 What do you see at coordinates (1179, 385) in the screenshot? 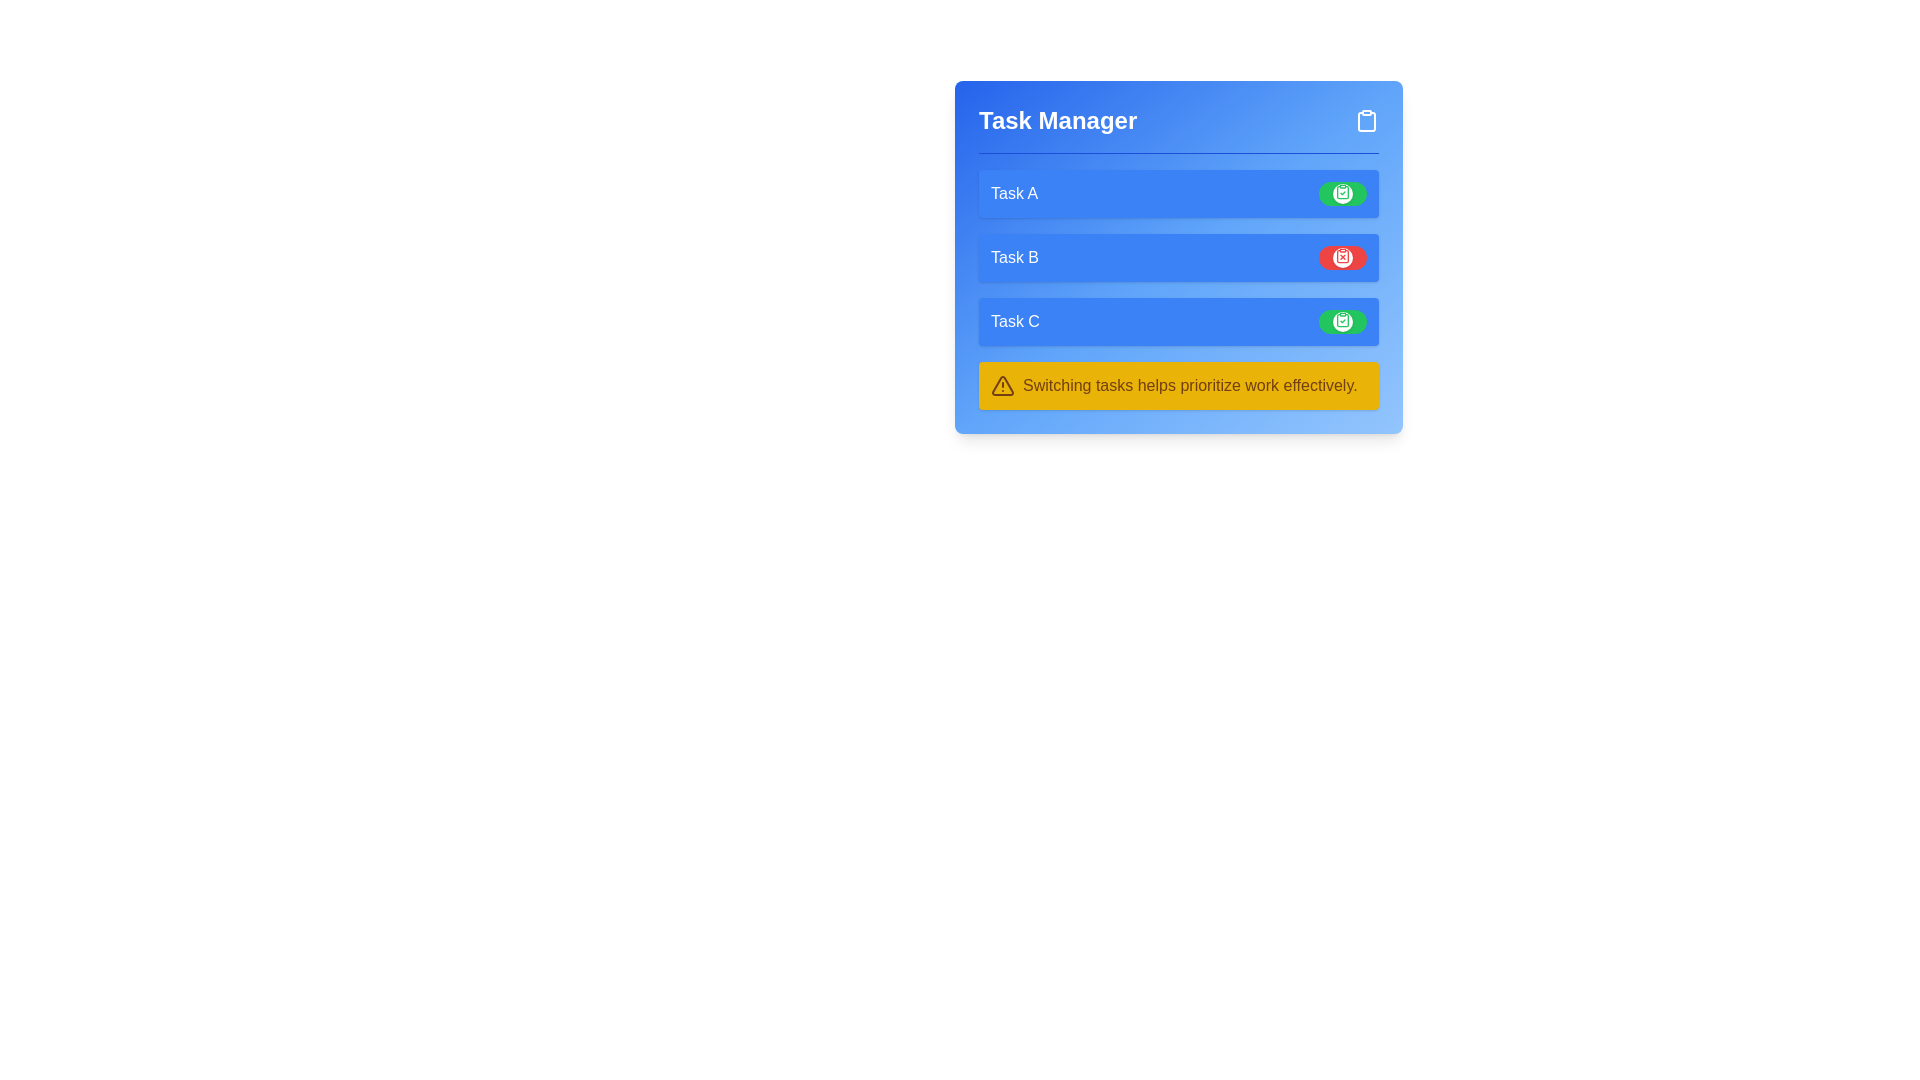
I see `the Notification banner, which serves as a notification or informational alert for users, located below the task sections 'Task A,' 'Task B,' and 'Task C.'` at bounding box center [1179, 385].